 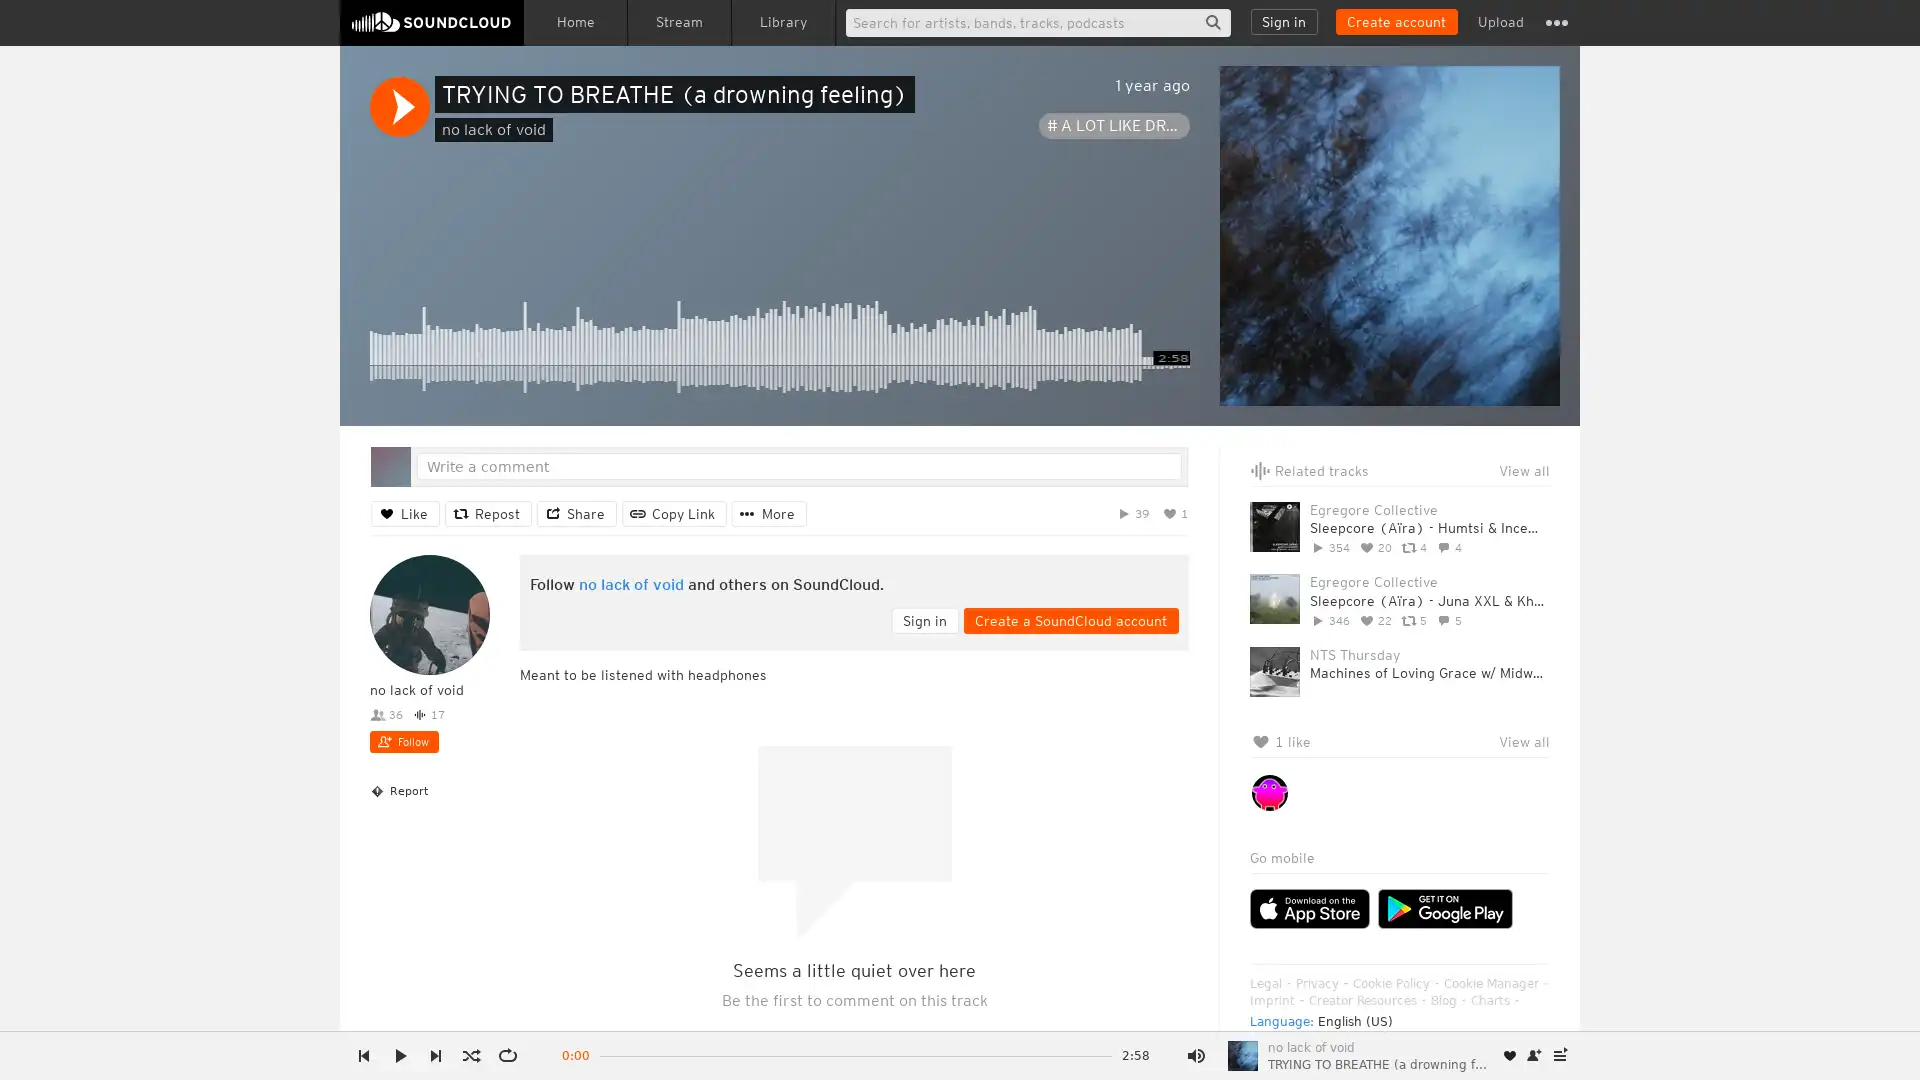 What do you see at coordinates (399, 107) in the screenshot?
I see `Play` at bounding box center [399, 107].